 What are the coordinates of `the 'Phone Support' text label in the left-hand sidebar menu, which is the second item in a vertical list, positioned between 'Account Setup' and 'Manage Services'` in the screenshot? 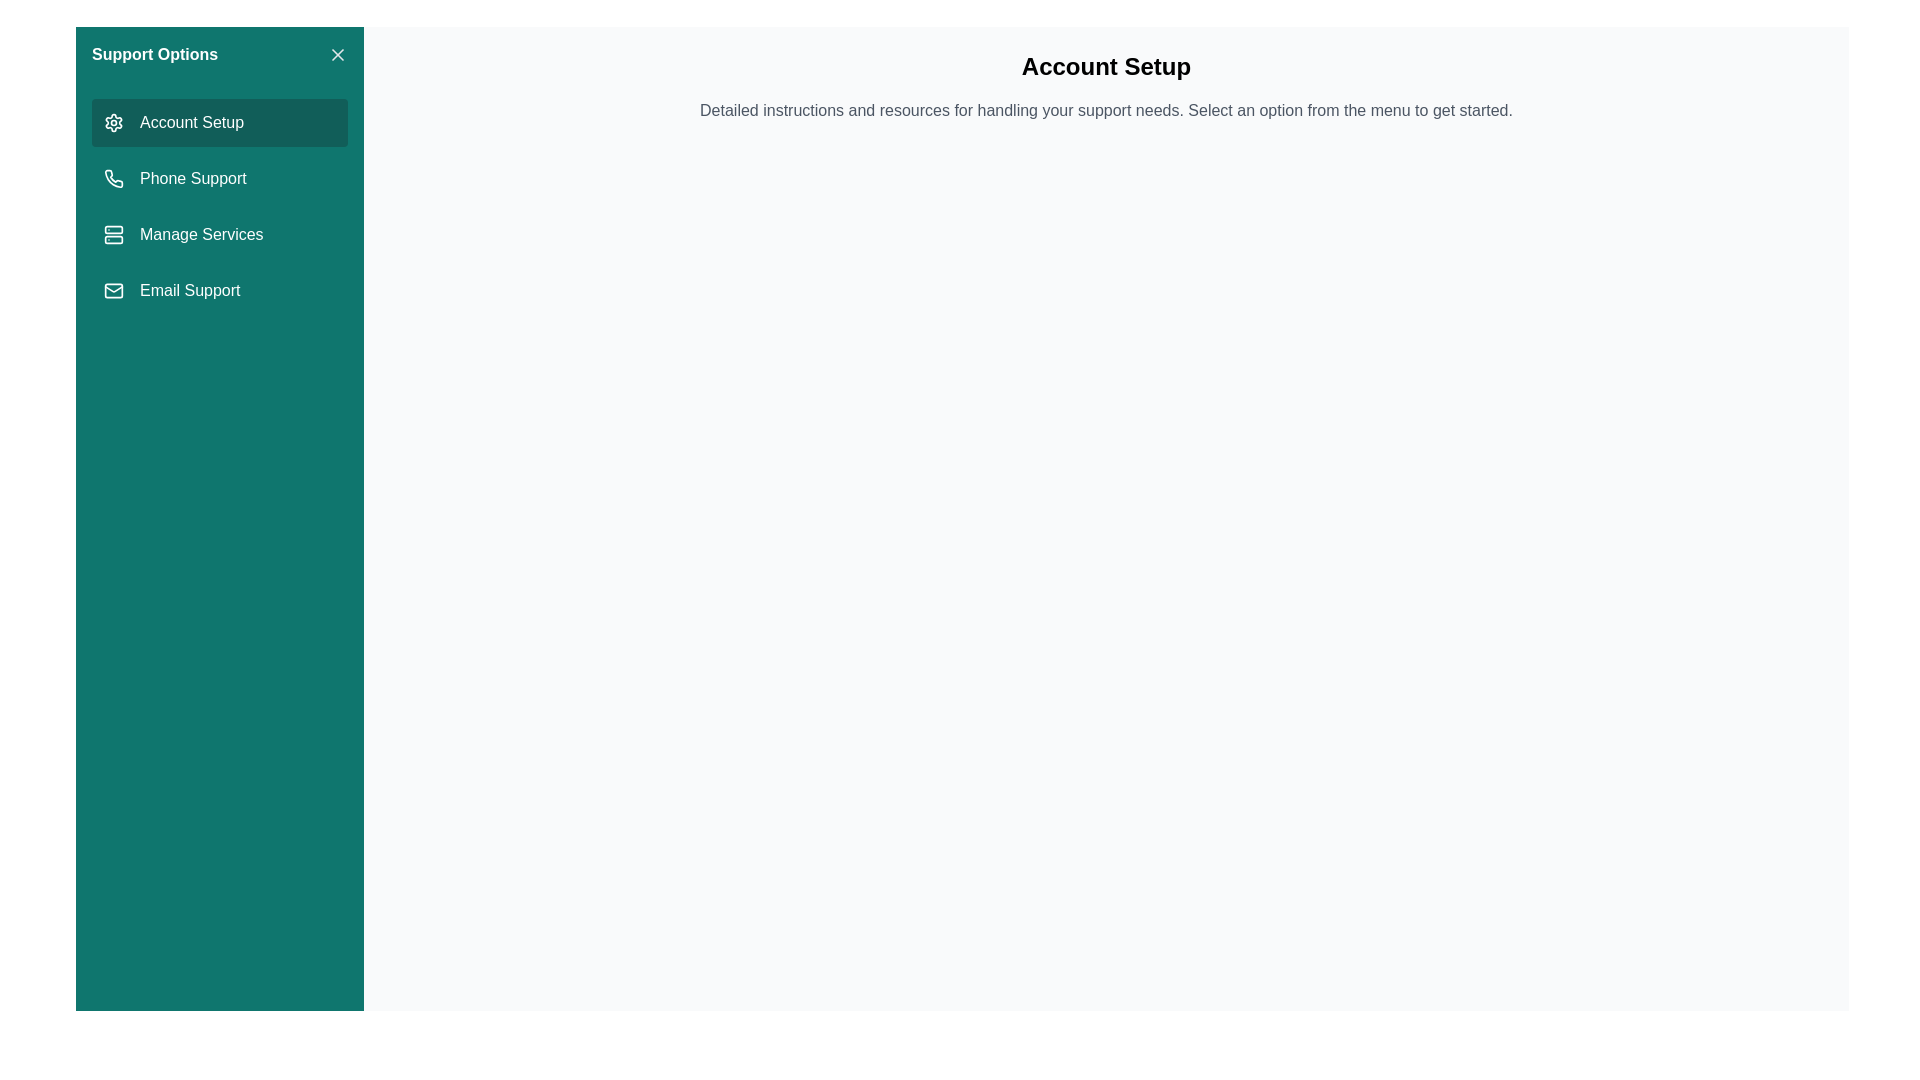 It's located at (193, 177).